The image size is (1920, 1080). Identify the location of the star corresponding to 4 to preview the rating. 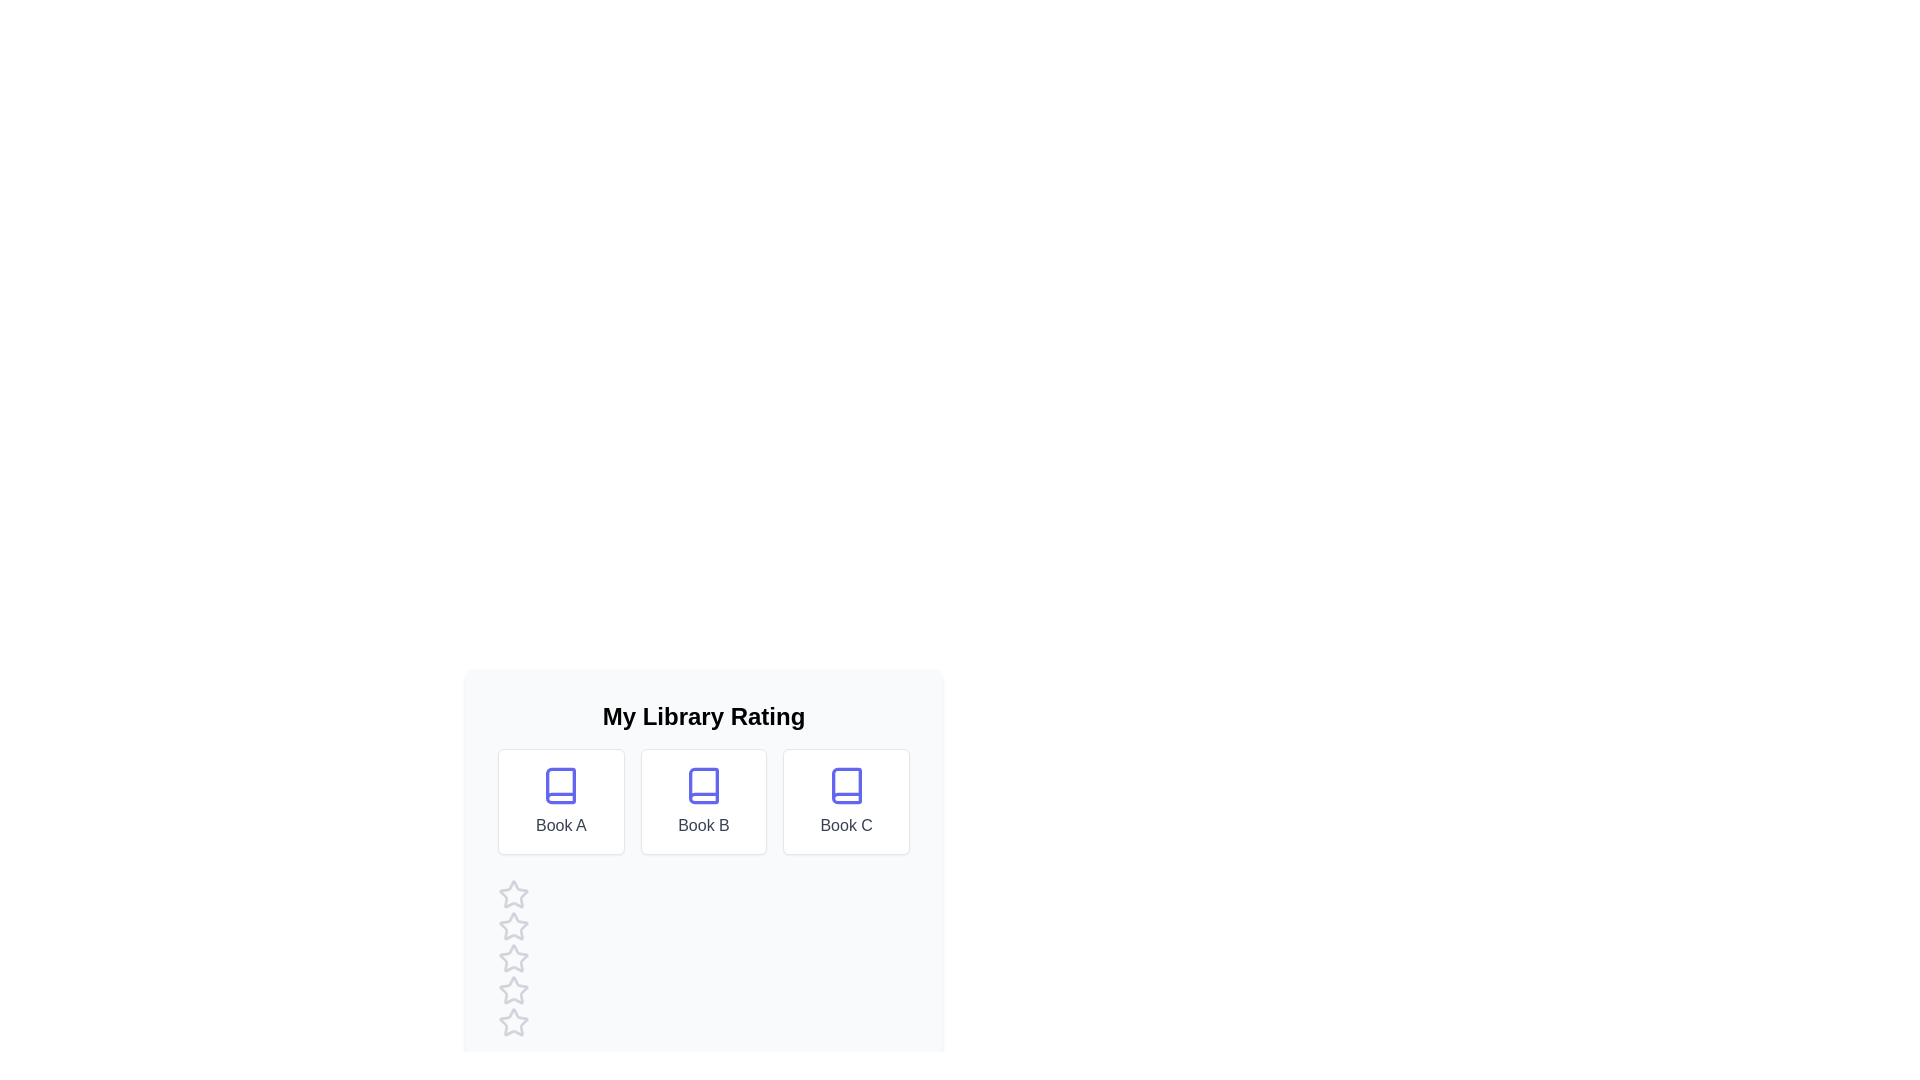
(513, 991).